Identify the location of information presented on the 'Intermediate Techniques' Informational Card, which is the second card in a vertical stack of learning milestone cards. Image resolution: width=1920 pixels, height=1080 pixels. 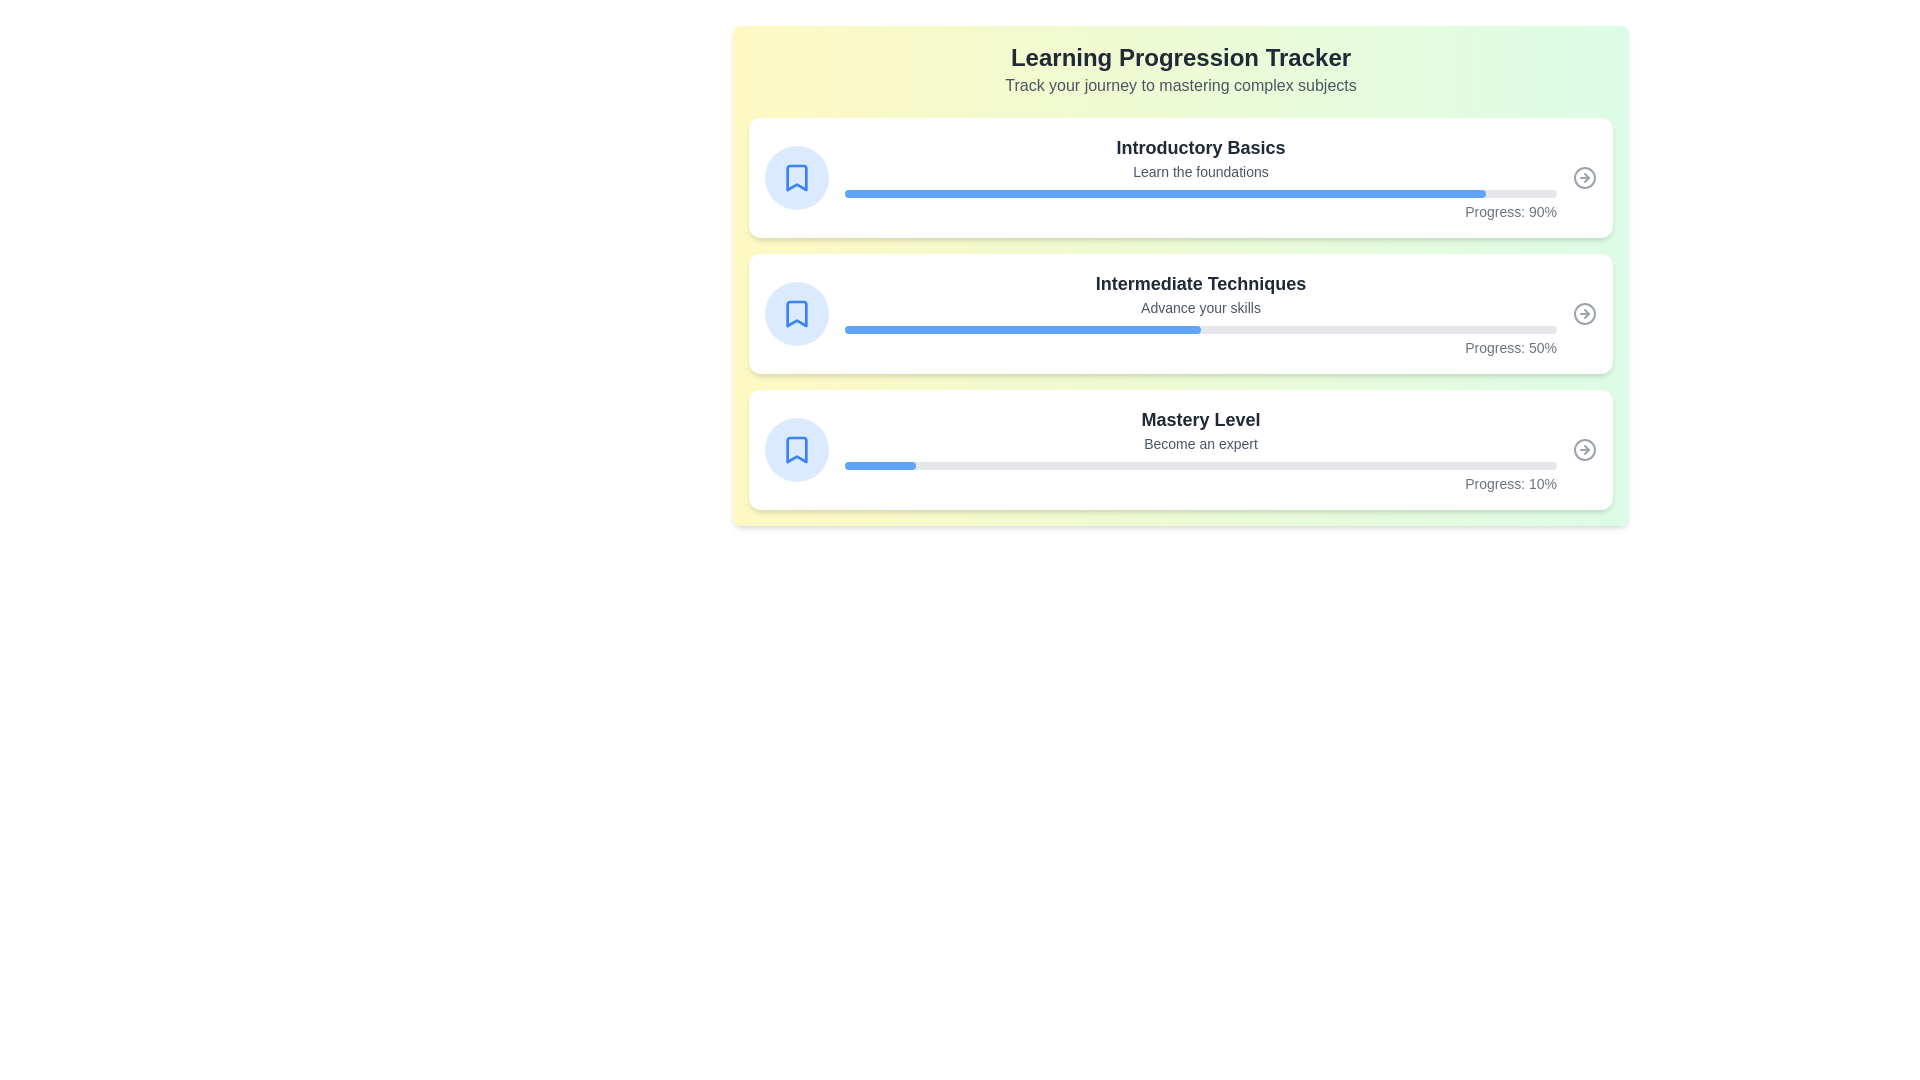
(1180, 313).